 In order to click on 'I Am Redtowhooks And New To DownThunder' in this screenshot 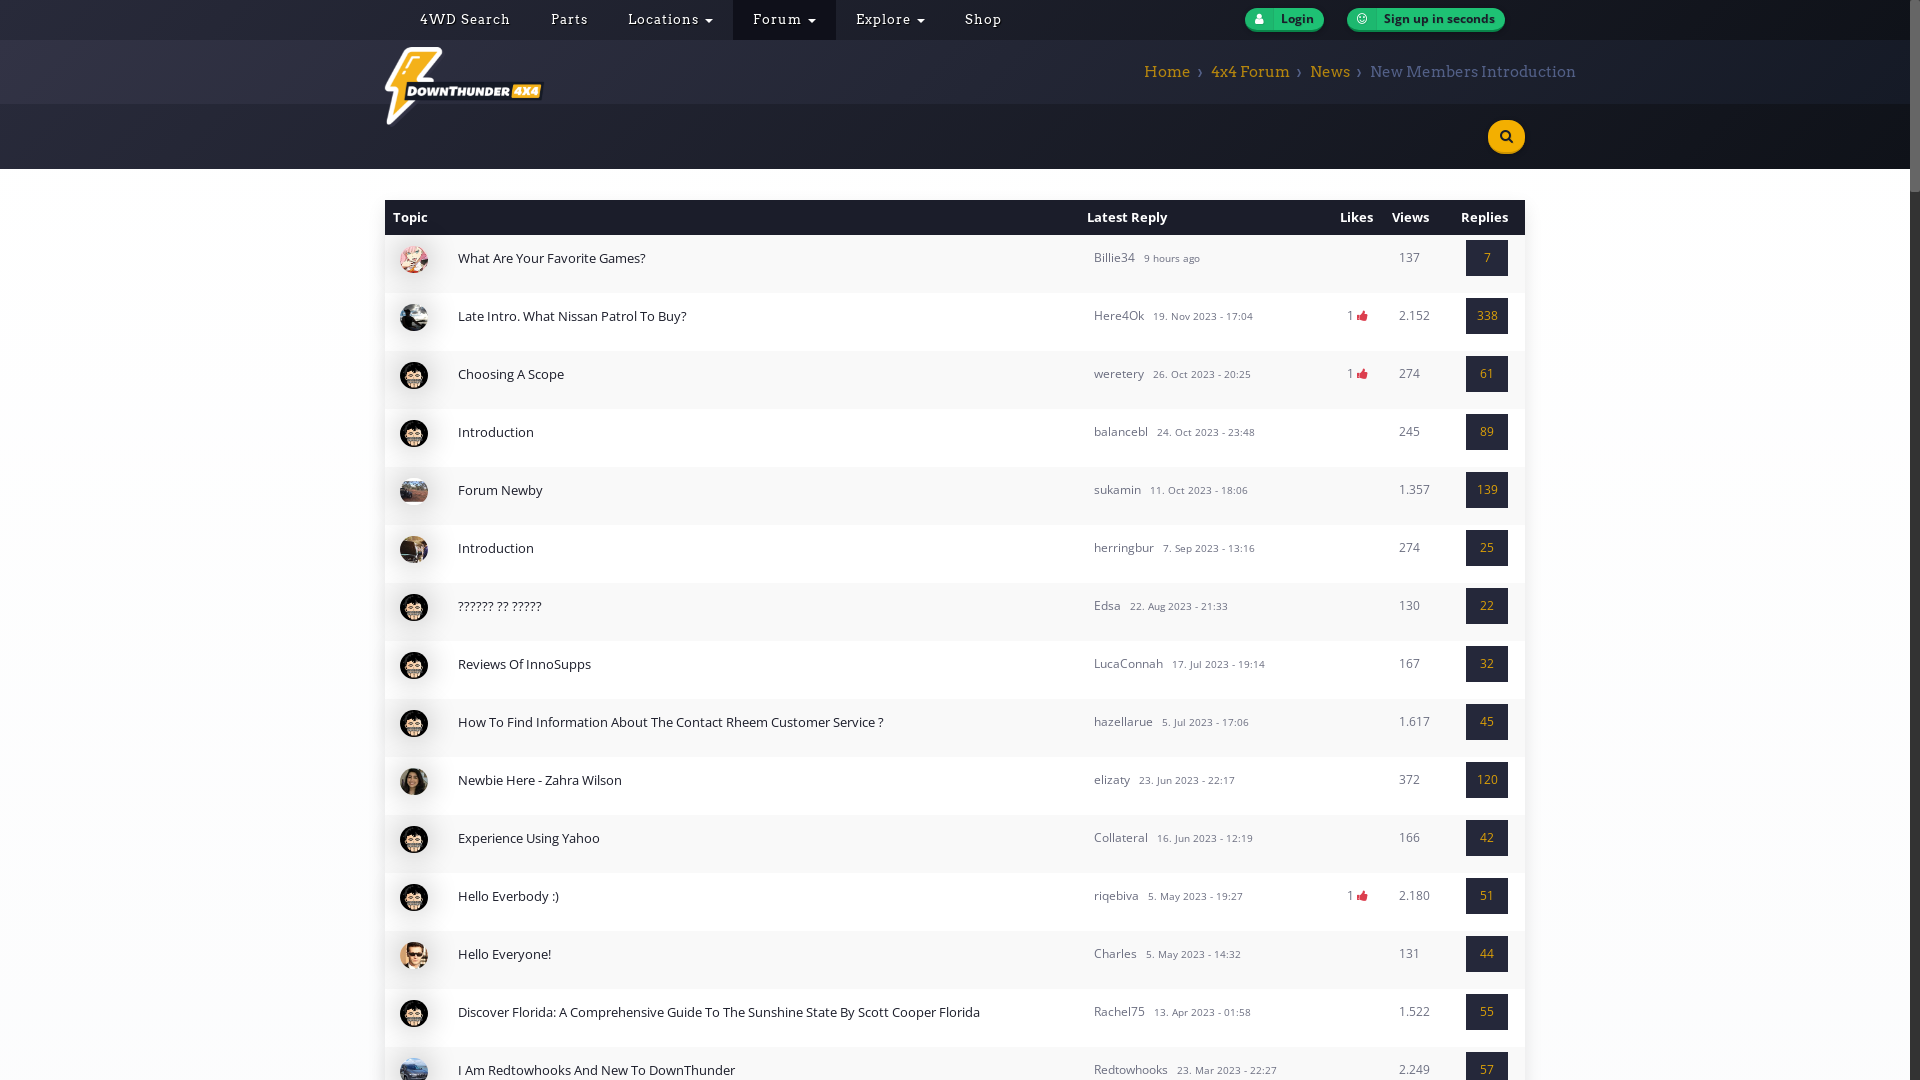, I will do `click(595, 1068)`.